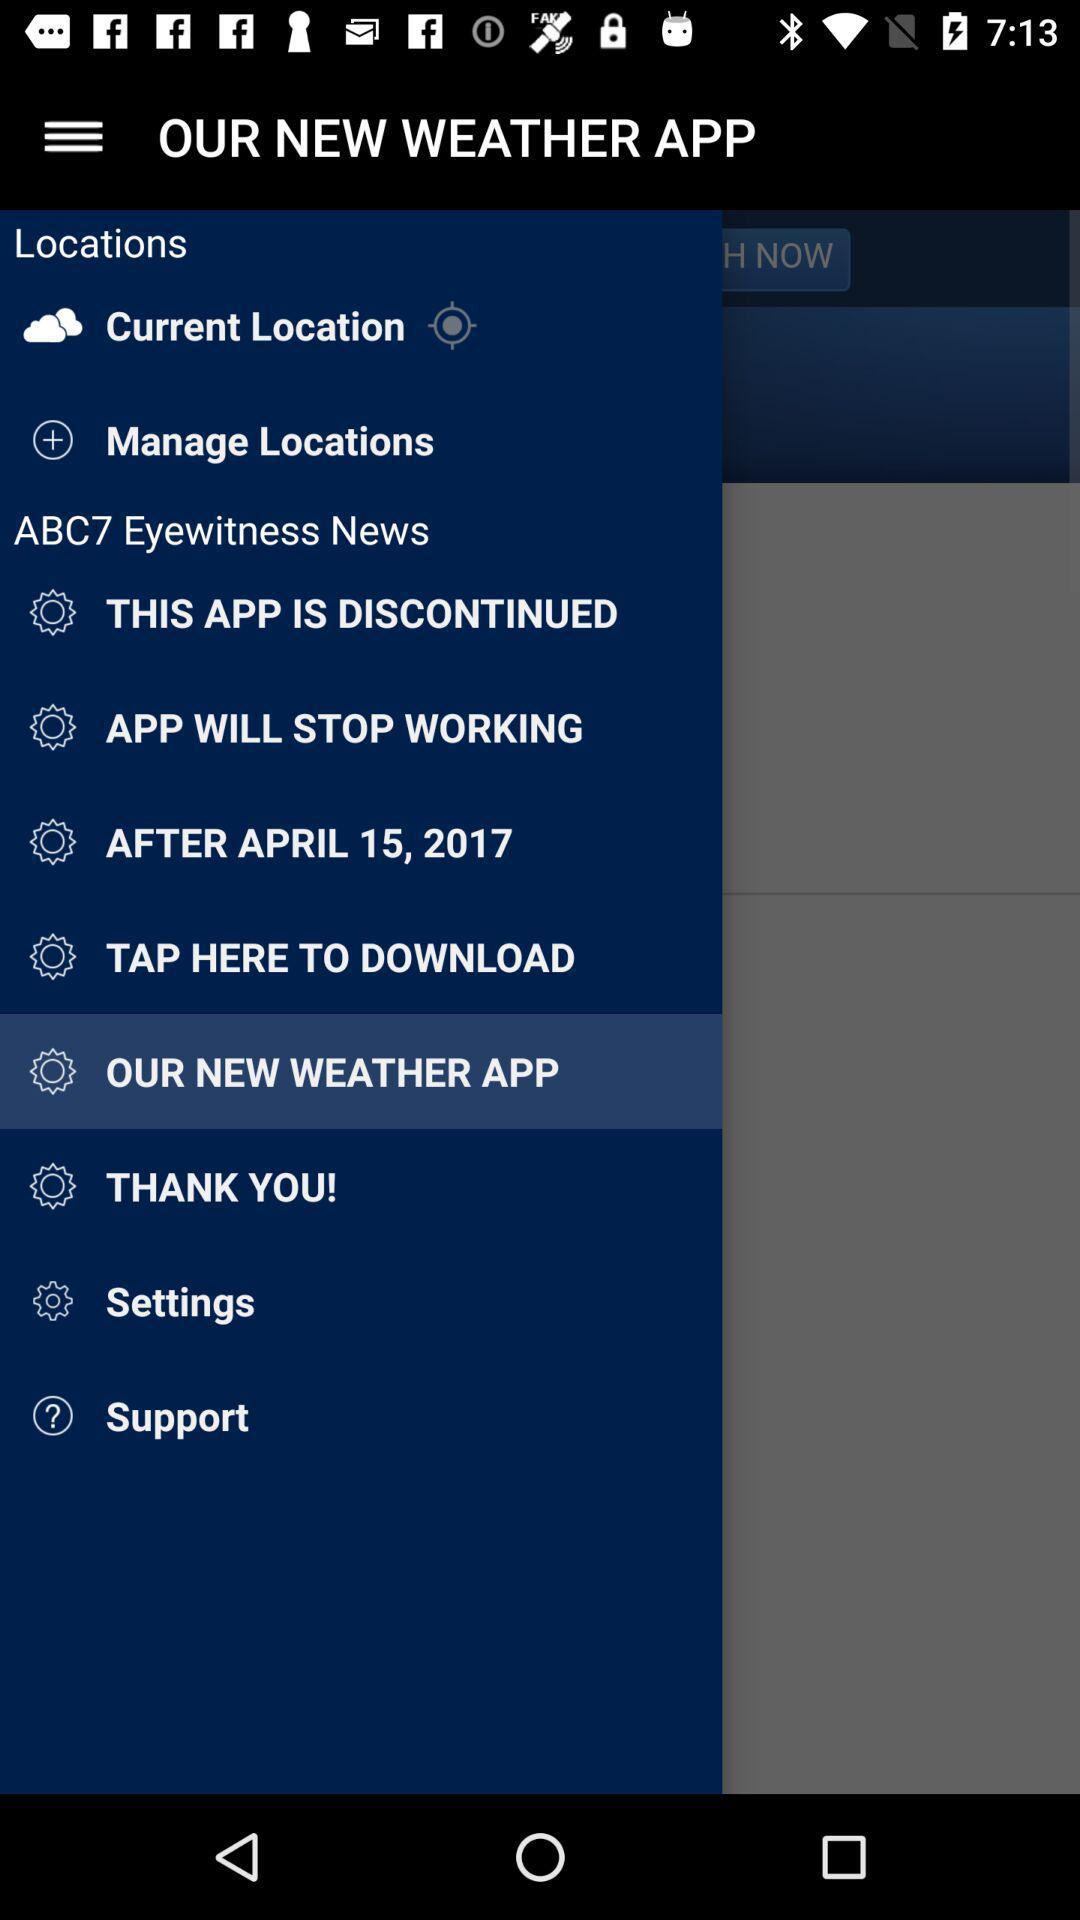 Image resolution: width=1080 pixels, height=1920 pixels. What do you see at coordinates (72, 135) in the screenshot?
I see `menu` at bounding box center [72, 135].